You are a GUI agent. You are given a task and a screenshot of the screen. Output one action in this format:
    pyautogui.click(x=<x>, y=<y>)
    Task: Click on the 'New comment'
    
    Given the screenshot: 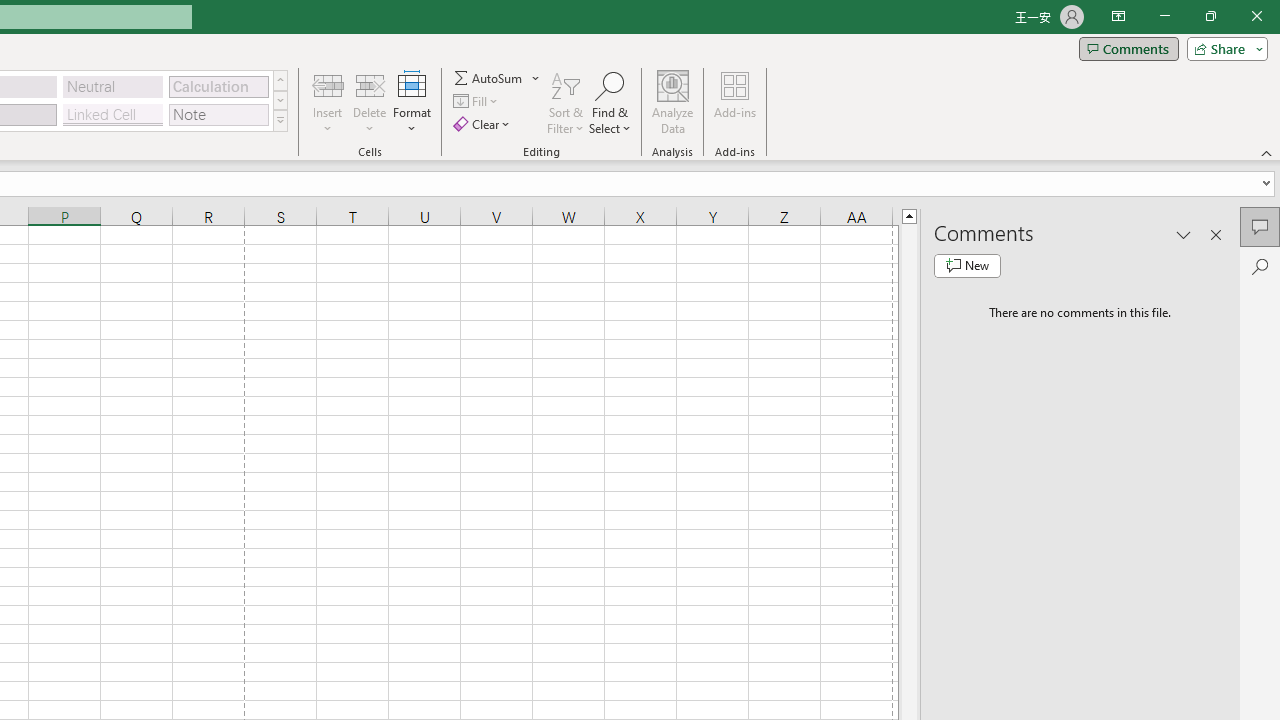 What is the action you would take?
    pyautogui.click(x=967, y=265)
    